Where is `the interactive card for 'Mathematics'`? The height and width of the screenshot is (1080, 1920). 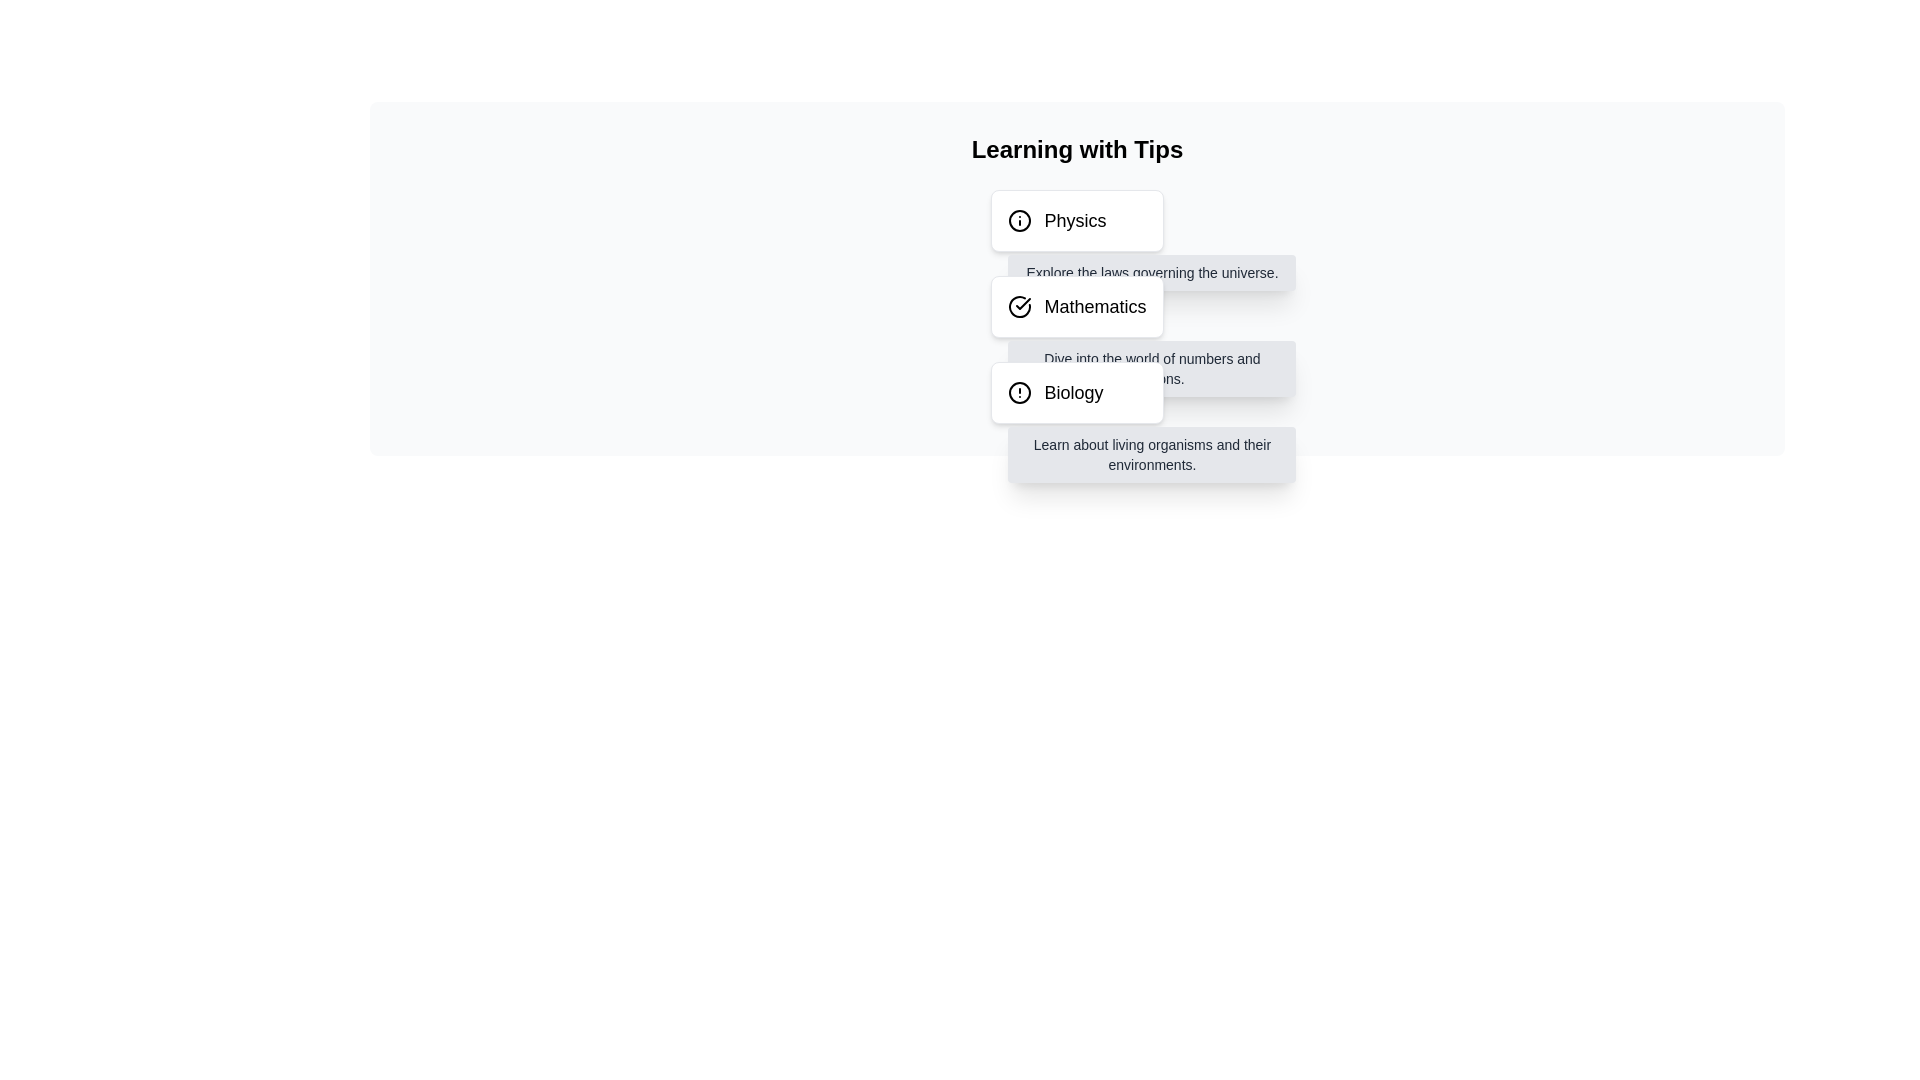
the interactive card for 'Mathematics' is located at coordinates (1076, 307).